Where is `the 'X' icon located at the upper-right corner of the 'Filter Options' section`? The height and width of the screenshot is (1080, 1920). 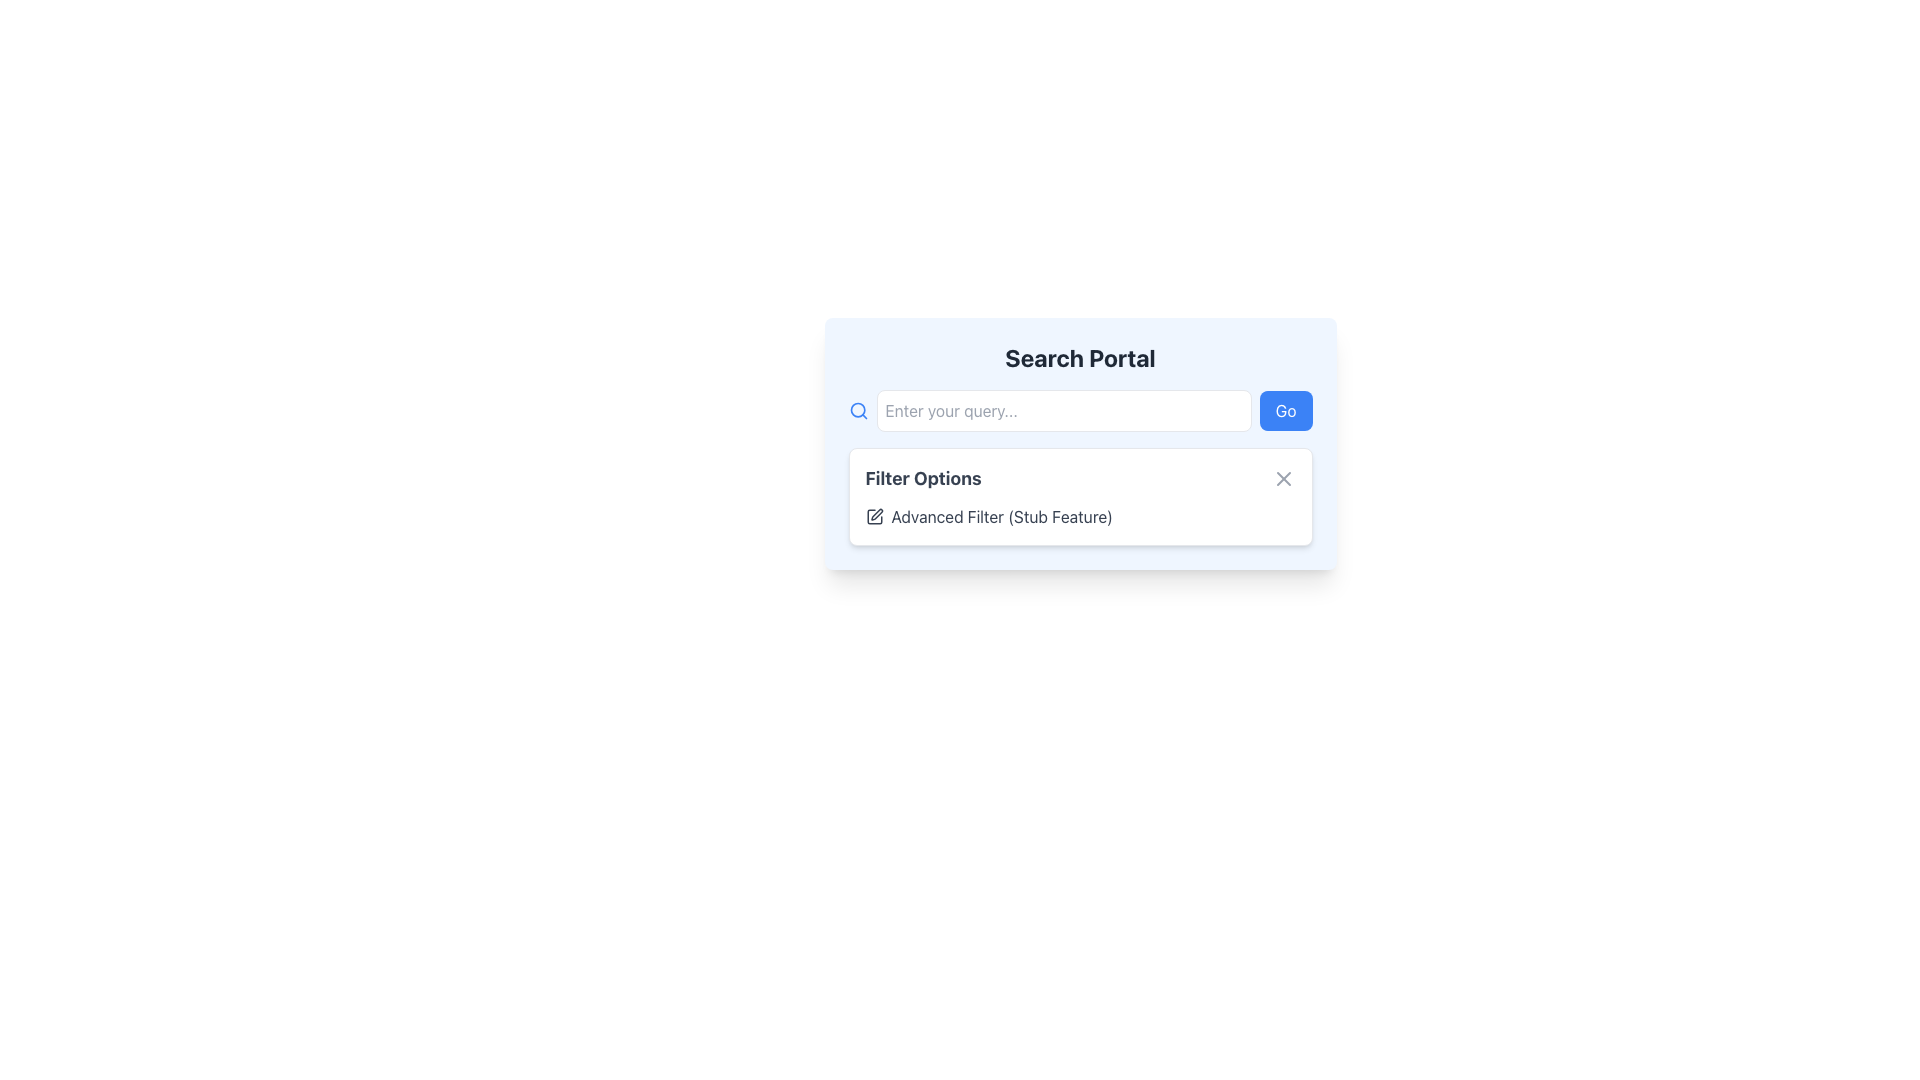 the 'X' icon located at the upper-right corner of the 'Filter Options' section is located at coordinates (1283, 478).